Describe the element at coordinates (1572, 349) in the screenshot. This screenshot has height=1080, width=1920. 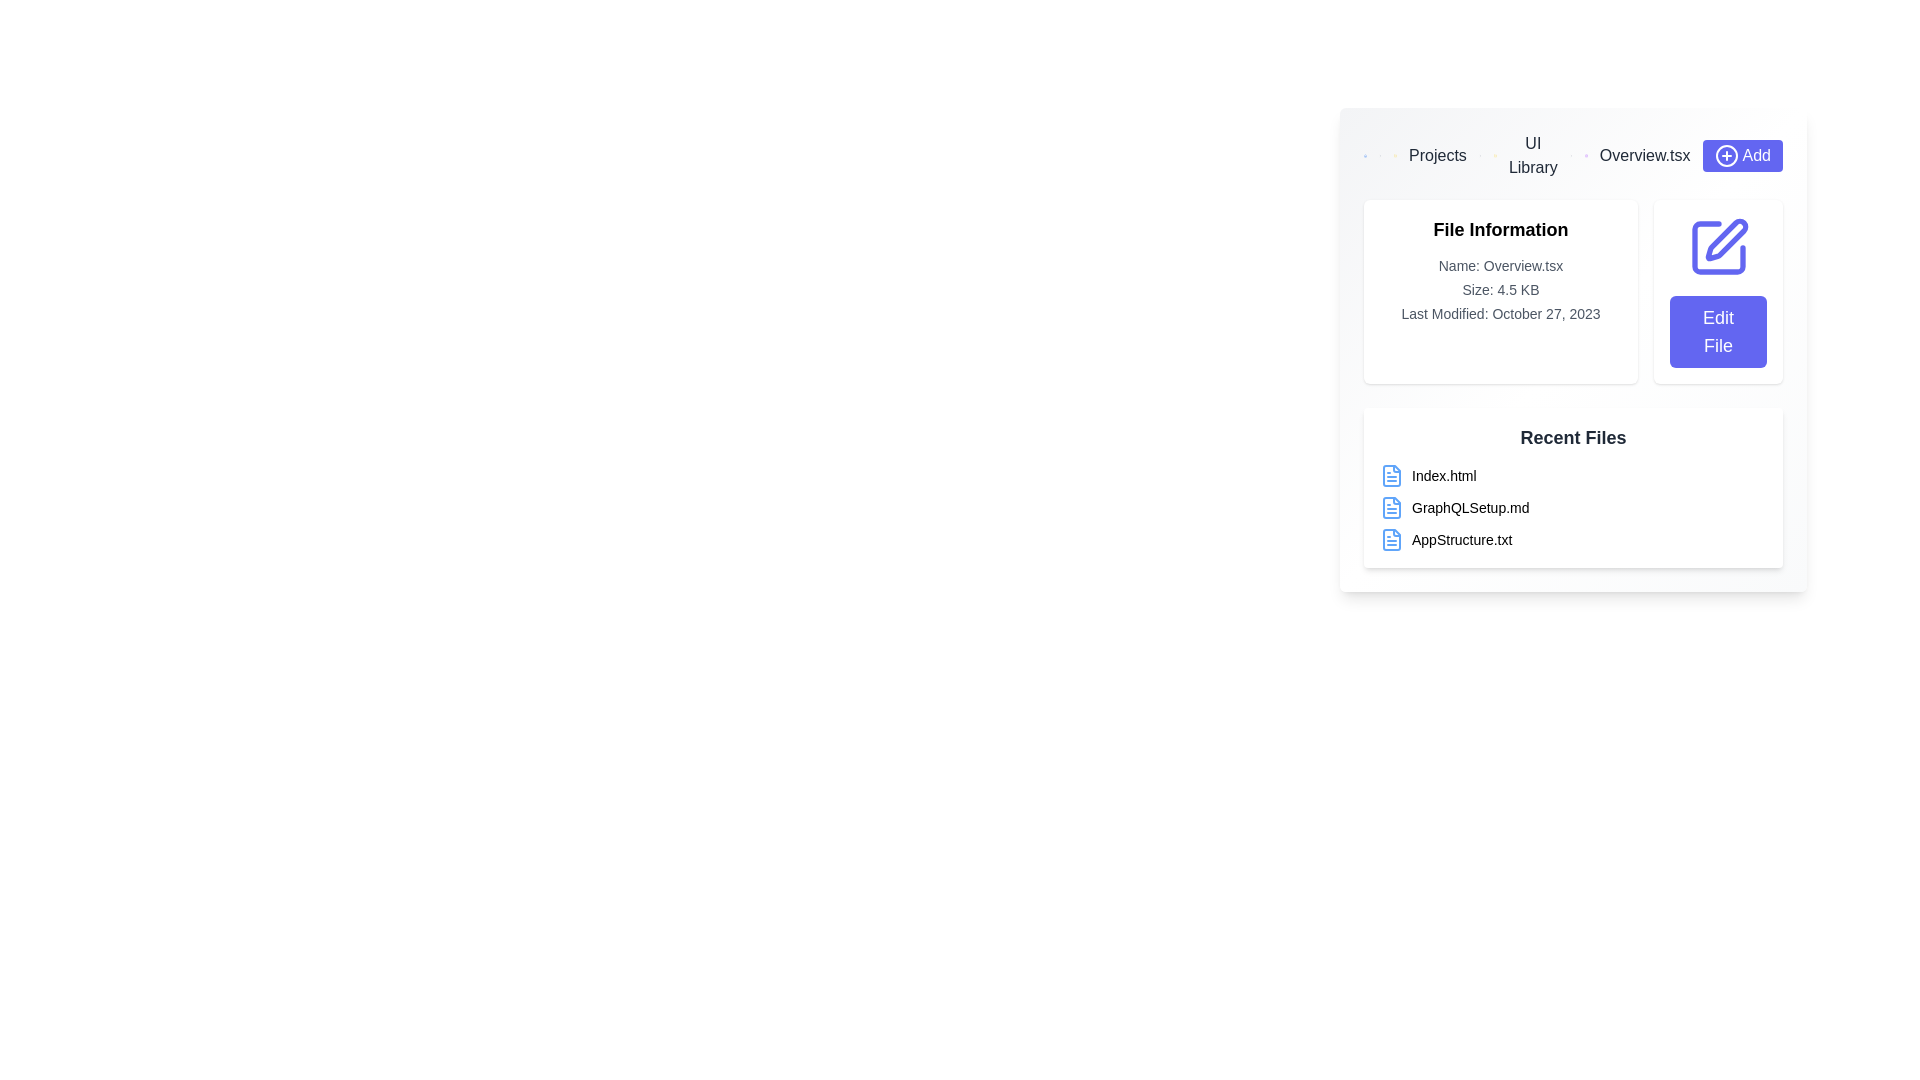
I see `the interactive button within the prominent card that displays detailed information about a specific file, located at the center of the UI` at that location.